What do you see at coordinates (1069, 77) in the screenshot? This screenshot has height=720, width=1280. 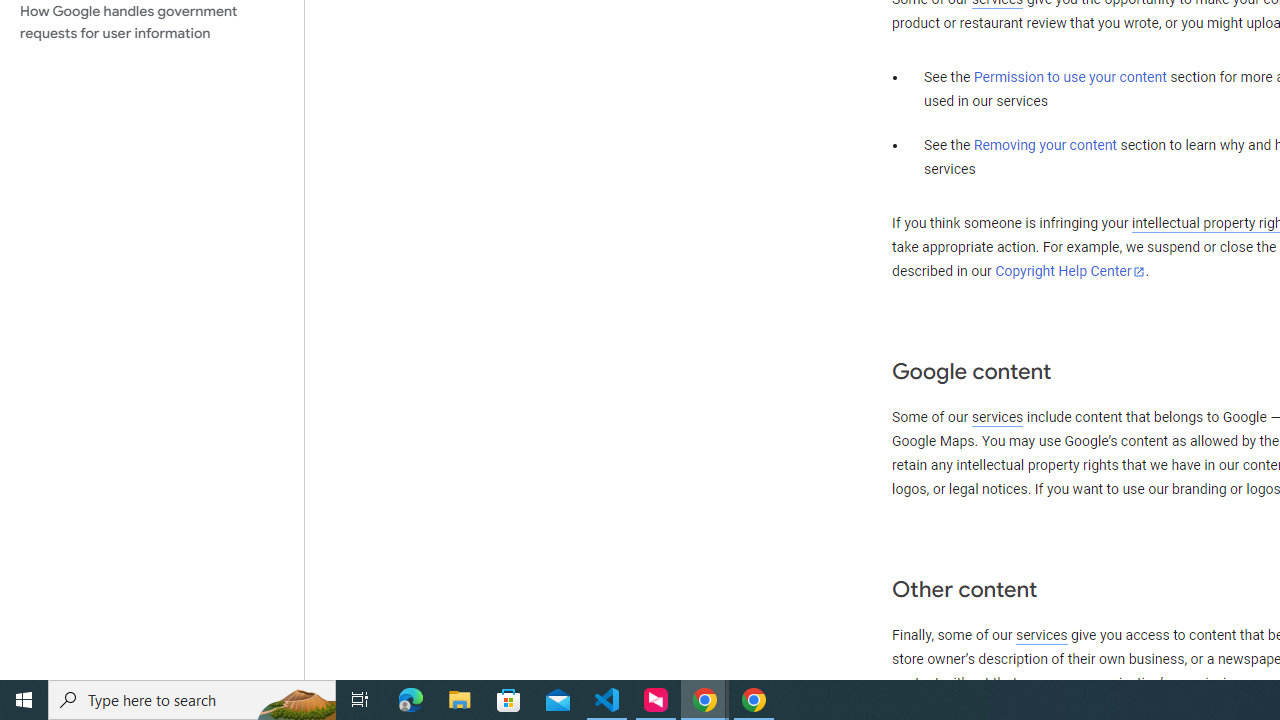 I see `'Permission to use your content'` at bounding box center [1069, 77].